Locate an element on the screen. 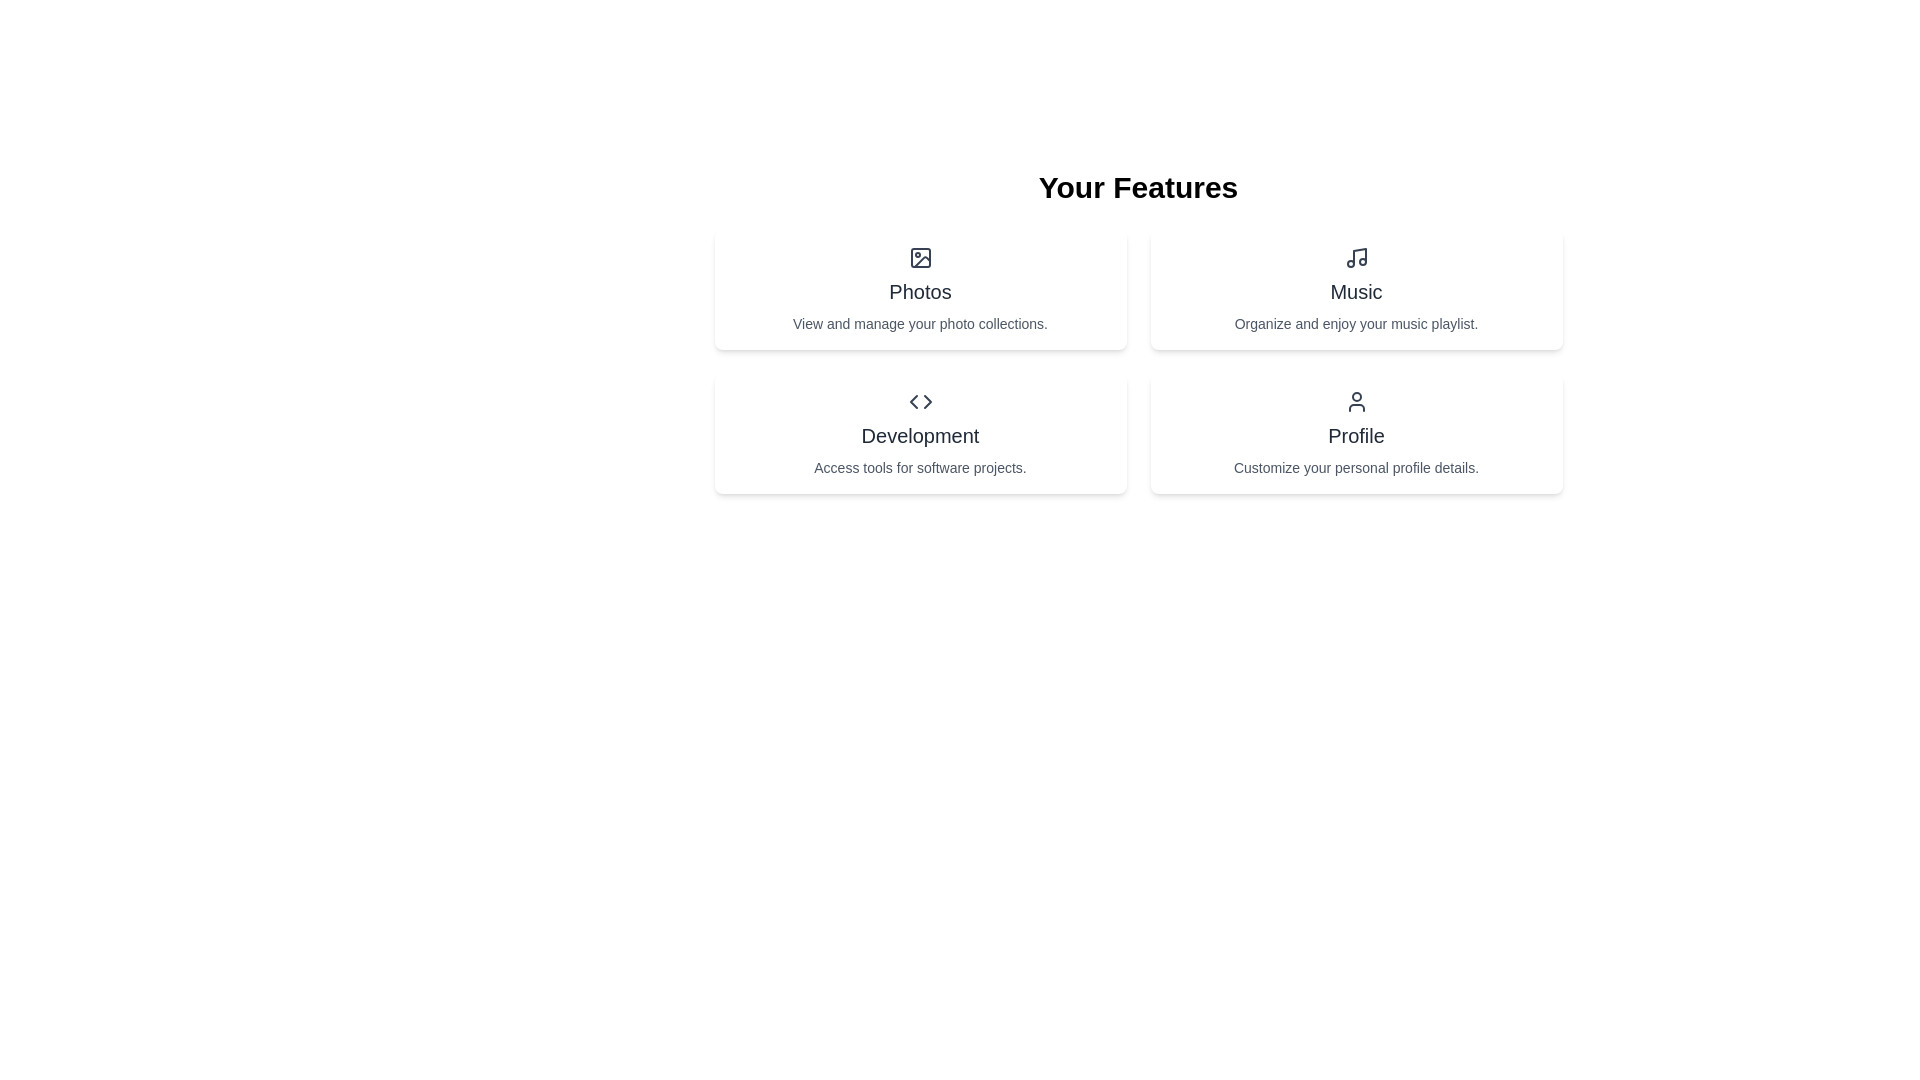 This screenshot has height=1080, width=1920. the right-pointing triangle of the icon located at the top-left of the 'Development' feature card is located at coordinates (926, 401).